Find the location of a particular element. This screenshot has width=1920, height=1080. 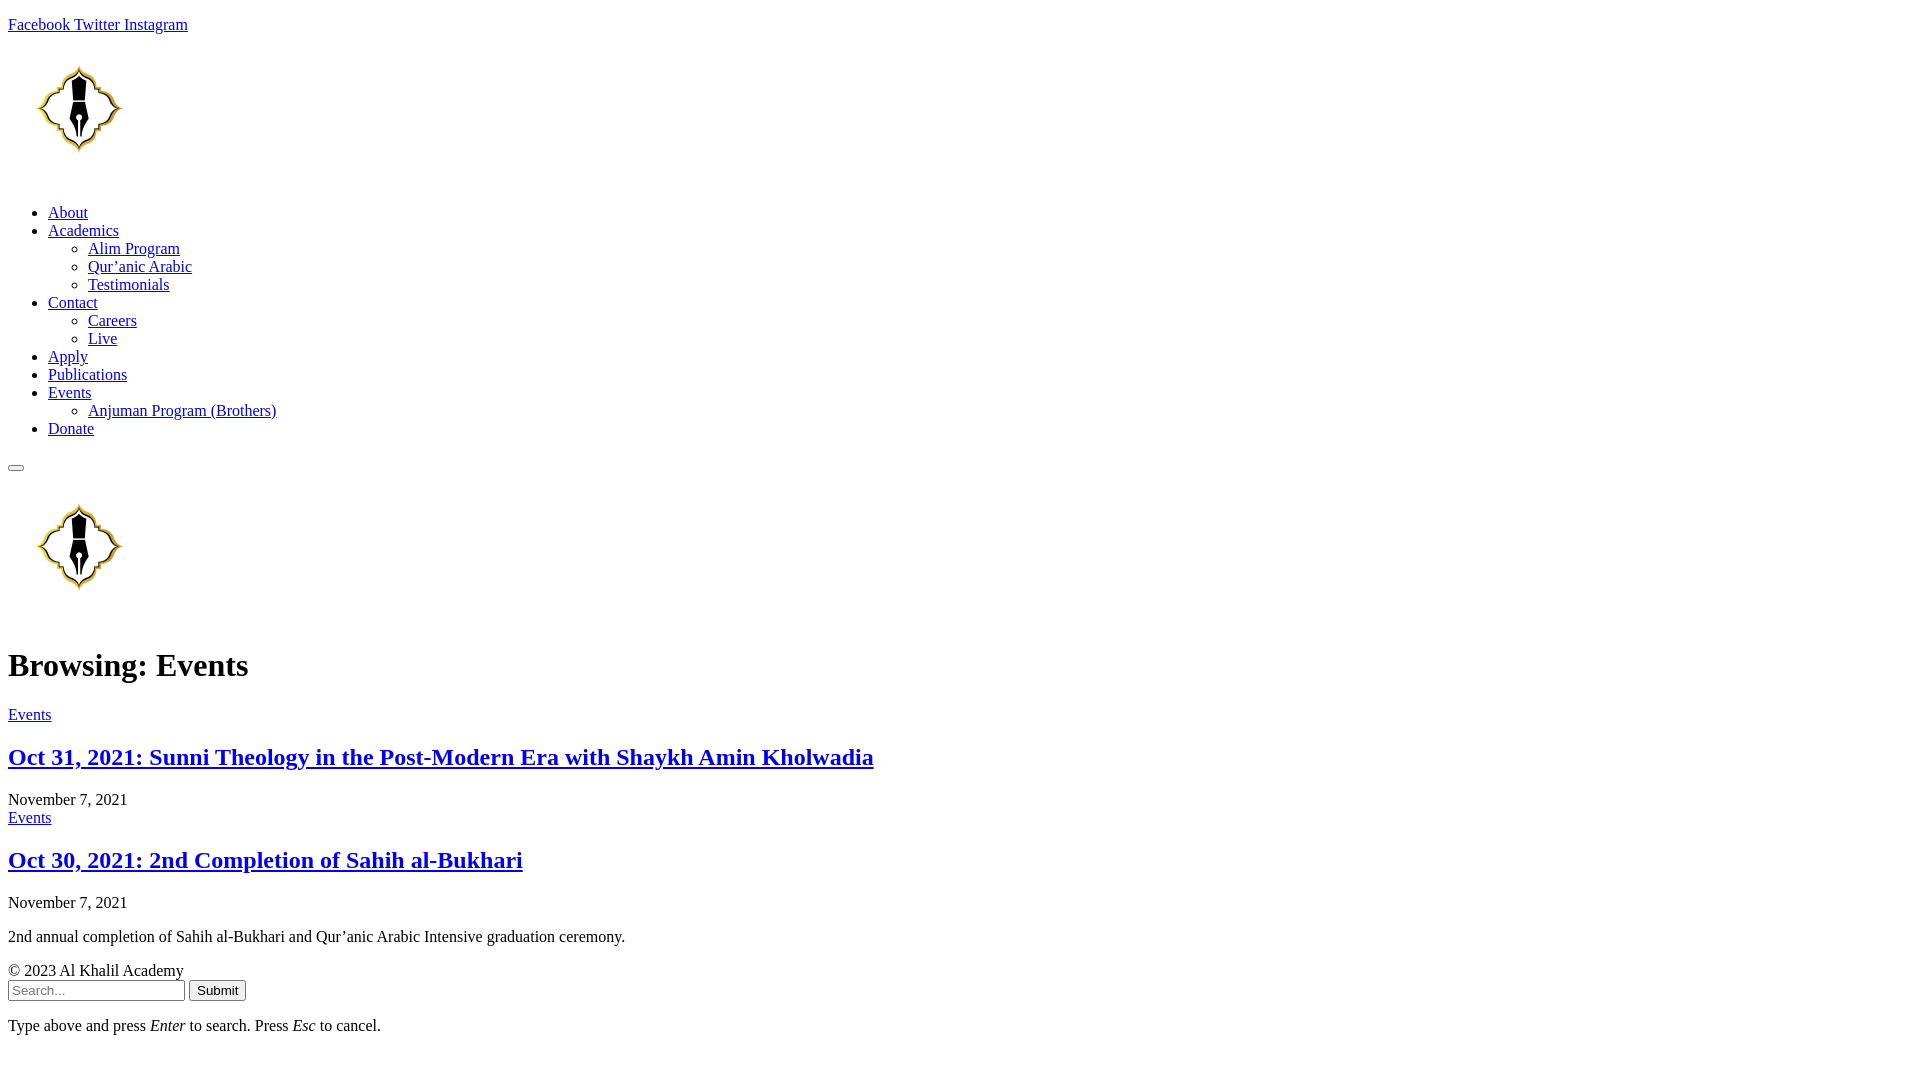

'Apply' is located at coordinates (67, 355).